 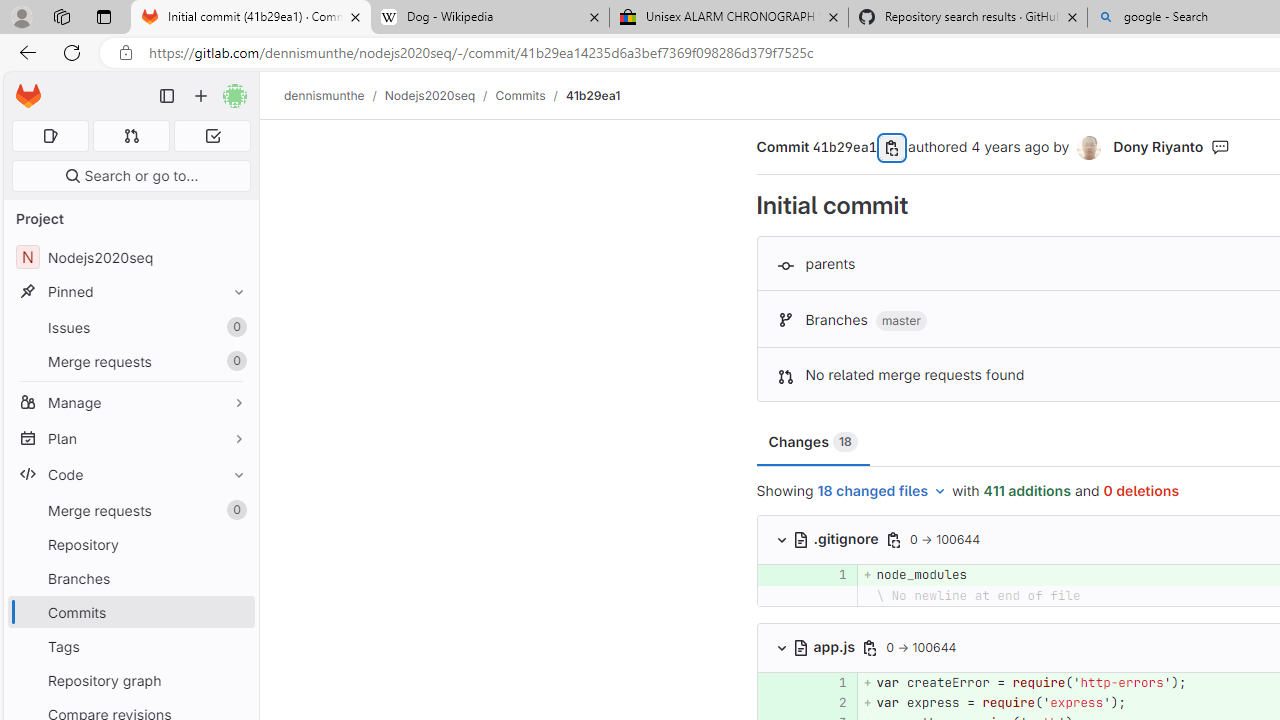 What do you see at coordinates (520, 95) in the screenshot?
I see `'Commits'` at bounding box center [520, 95].